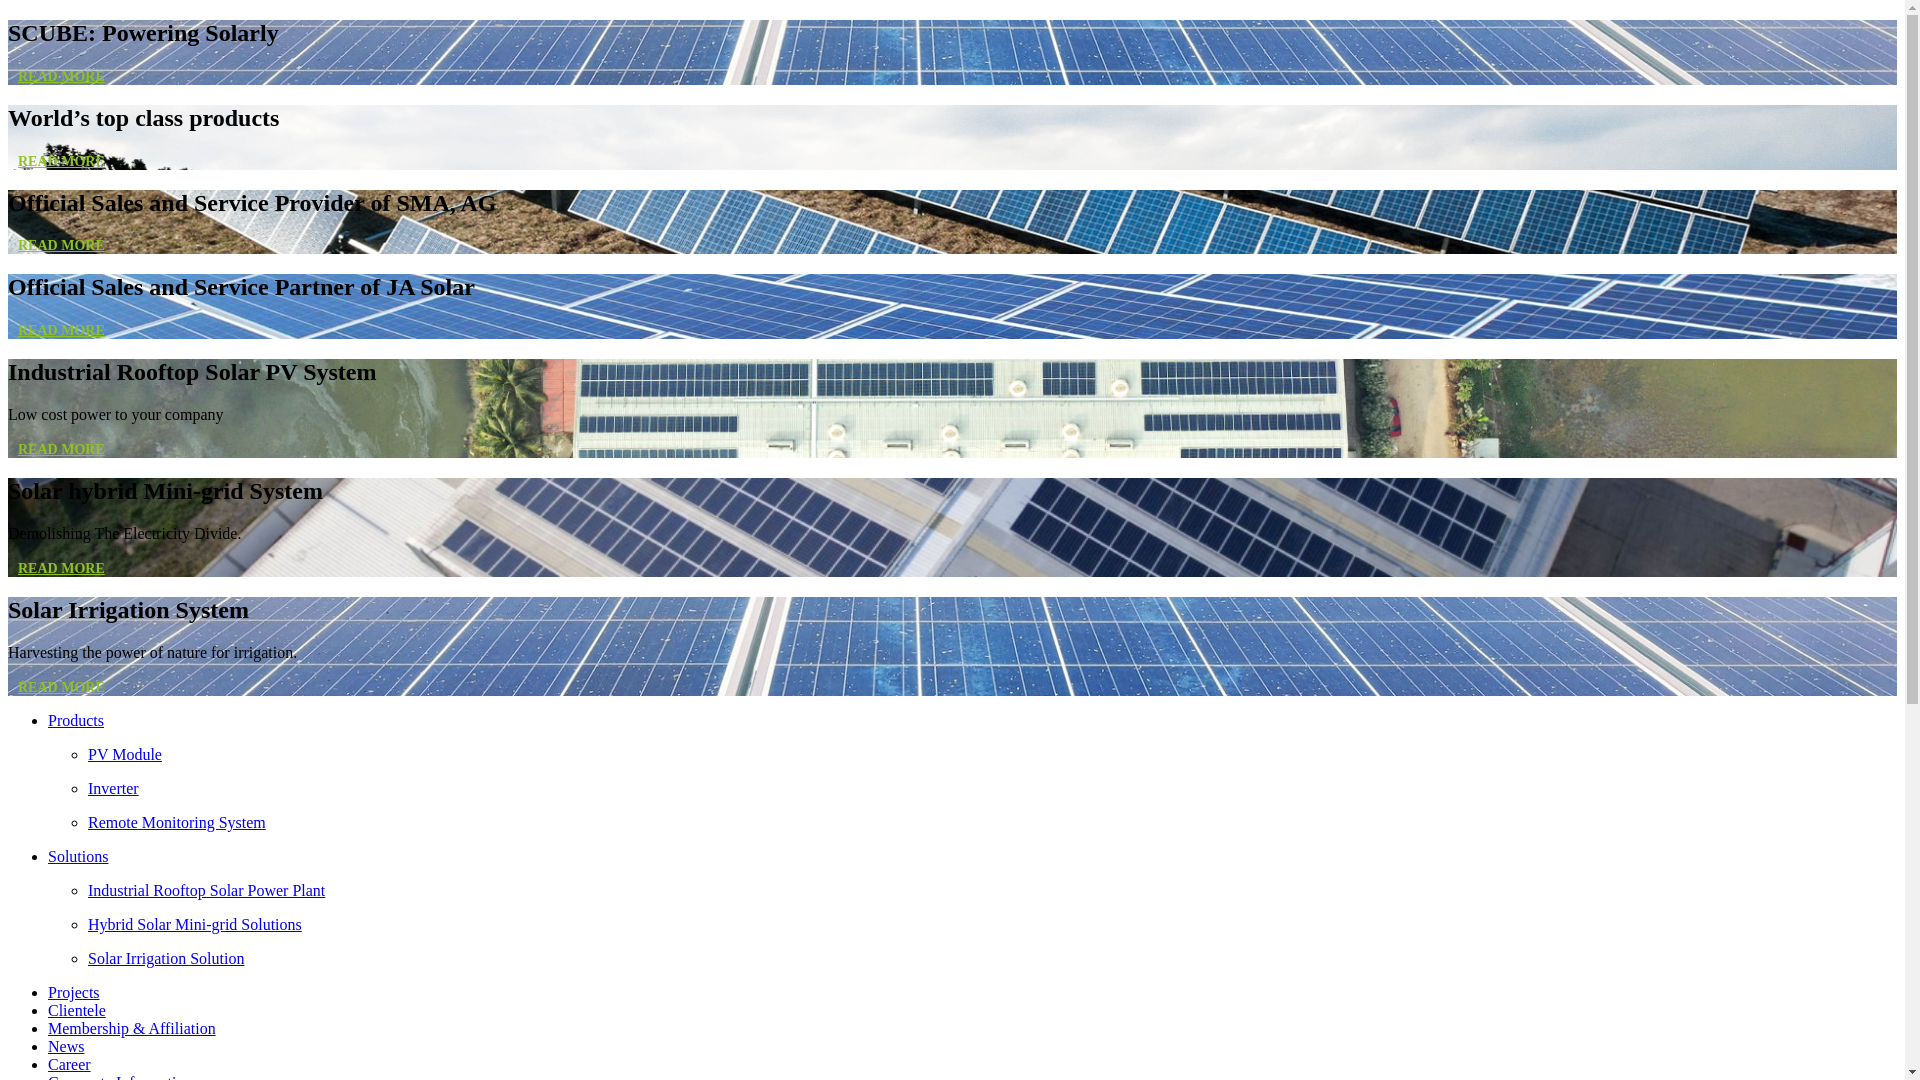 The width and height of the screenshot is (1920, 1080). What do you see at coordinates (61, 568) in the screenshot?
I see `'READ MORE'` at bounding box center [61, 568].